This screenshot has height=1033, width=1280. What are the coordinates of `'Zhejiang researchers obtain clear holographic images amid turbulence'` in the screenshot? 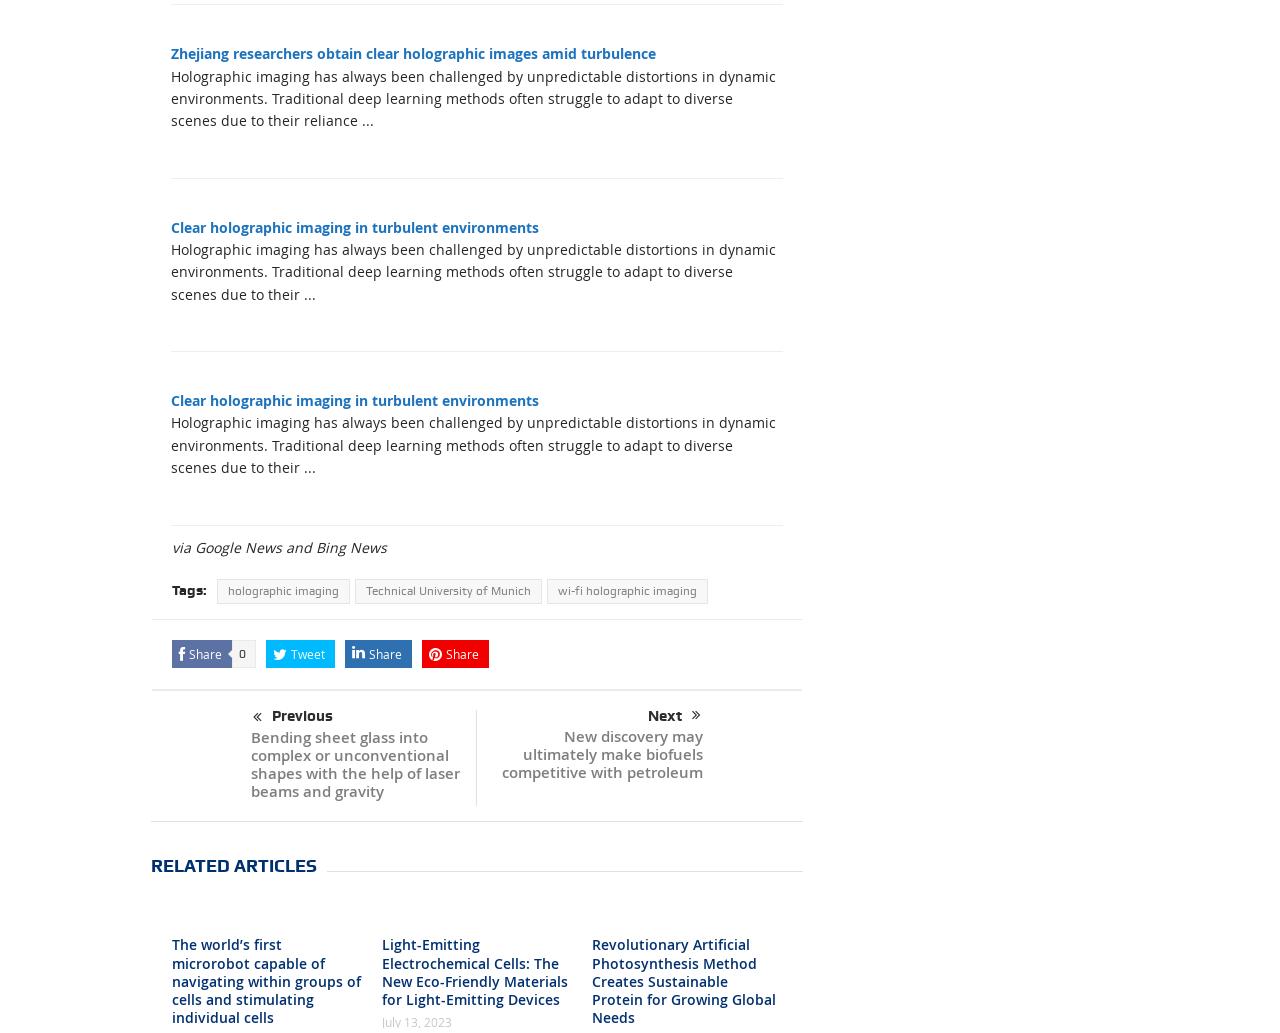 It's located at (412, 53).